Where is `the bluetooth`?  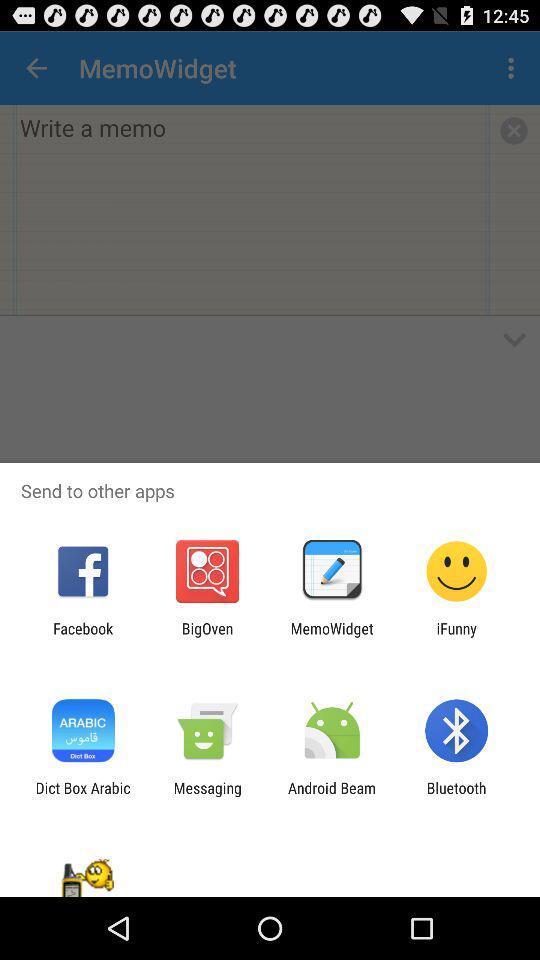 the bluetooth is located at coordinates (456, 796).